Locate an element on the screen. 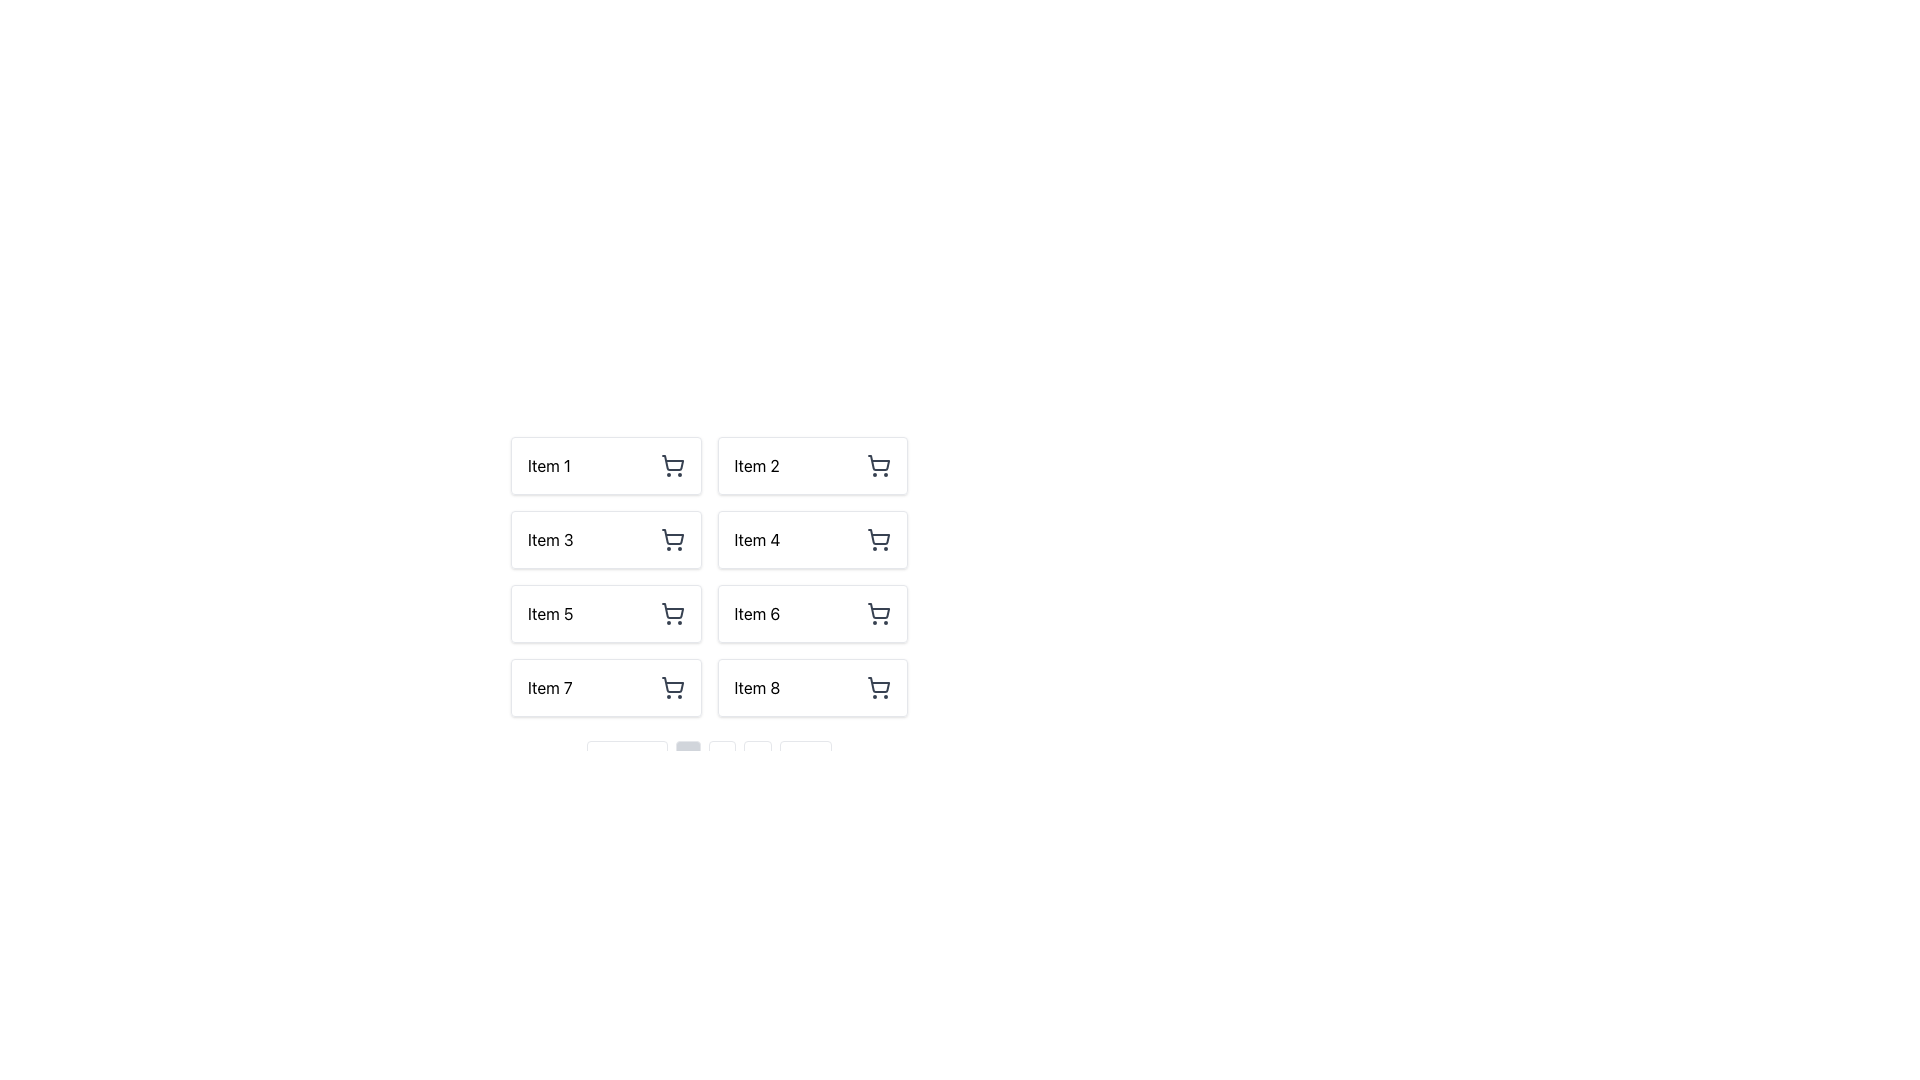 Image resolution: width=1920 pixels, height=1080 pixels. the Text Label that serves as a label or identifier for a specific item in the first column of the second row in the grid is located at coordinates (550, 540).